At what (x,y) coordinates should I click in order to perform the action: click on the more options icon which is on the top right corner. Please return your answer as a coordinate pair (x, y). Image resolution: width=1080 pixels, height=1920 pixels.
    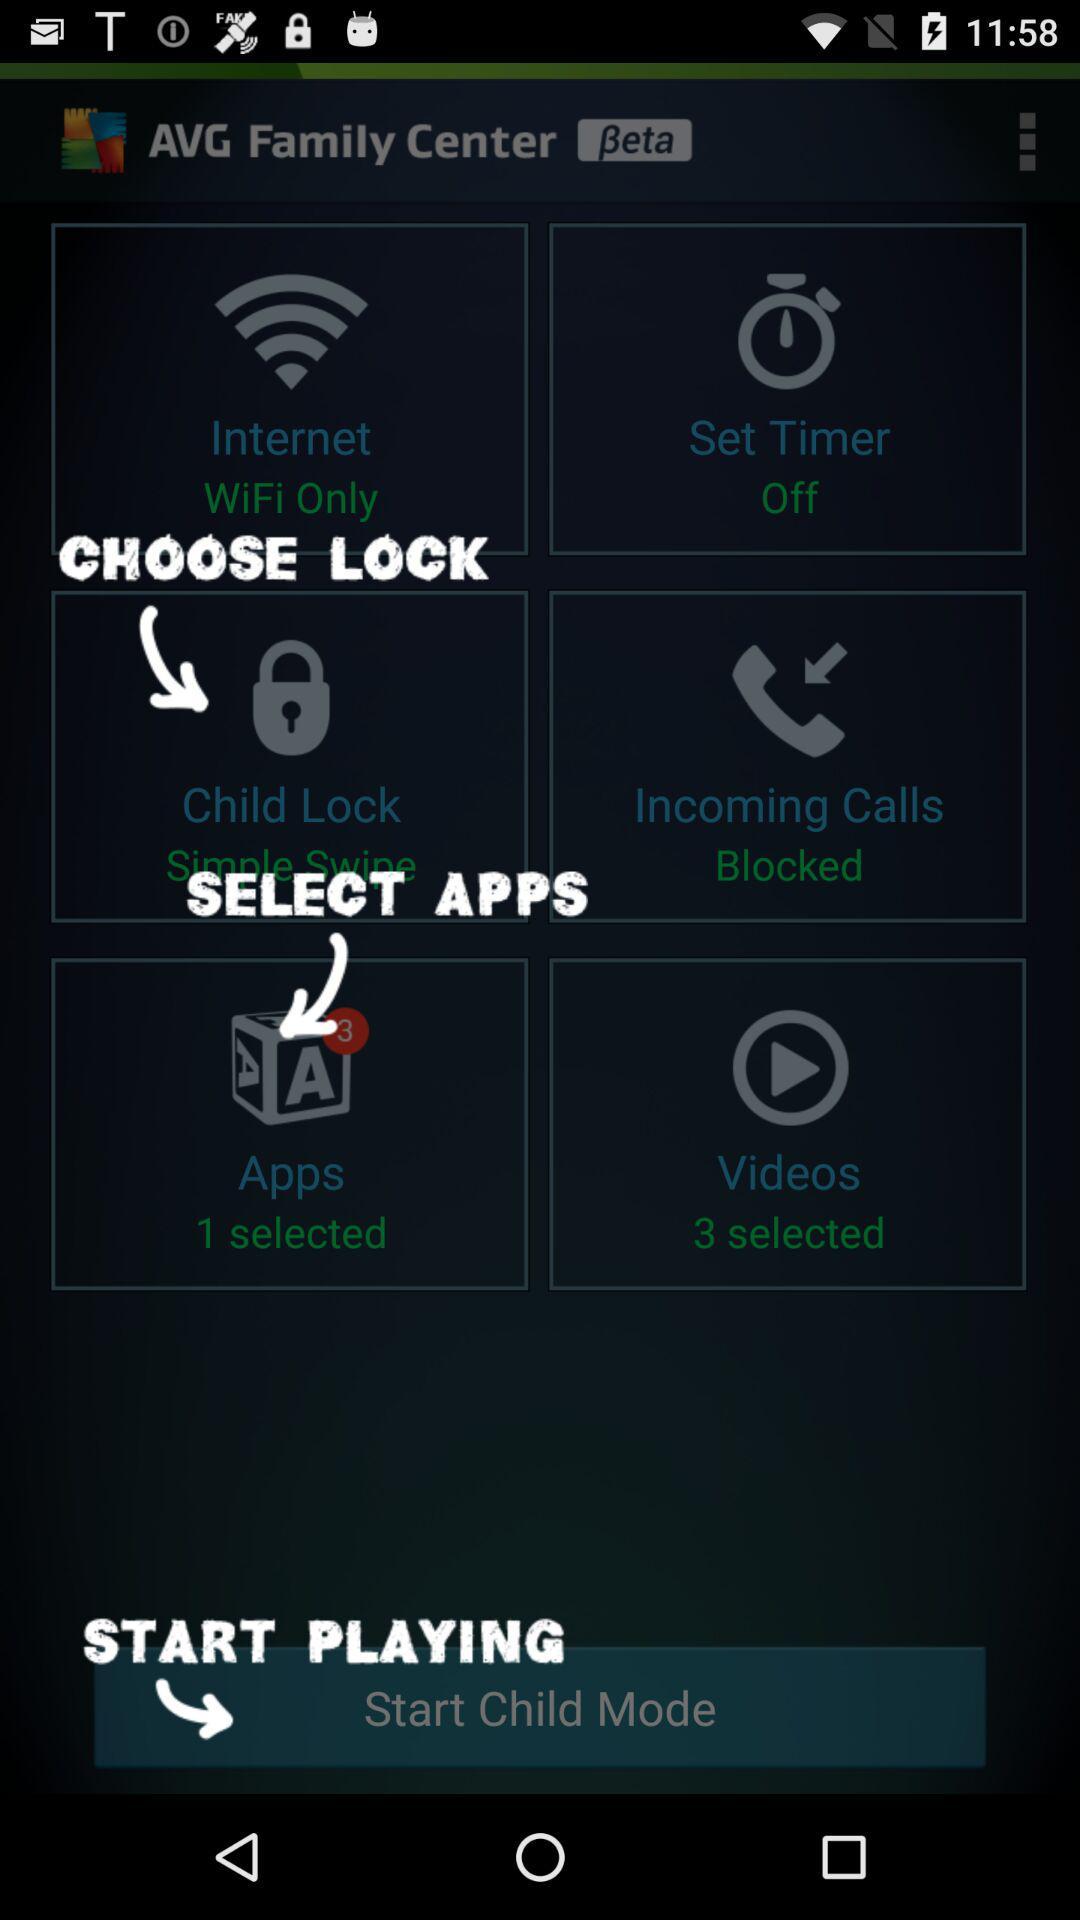
    Looking at the image, I should click on (1027, 141).